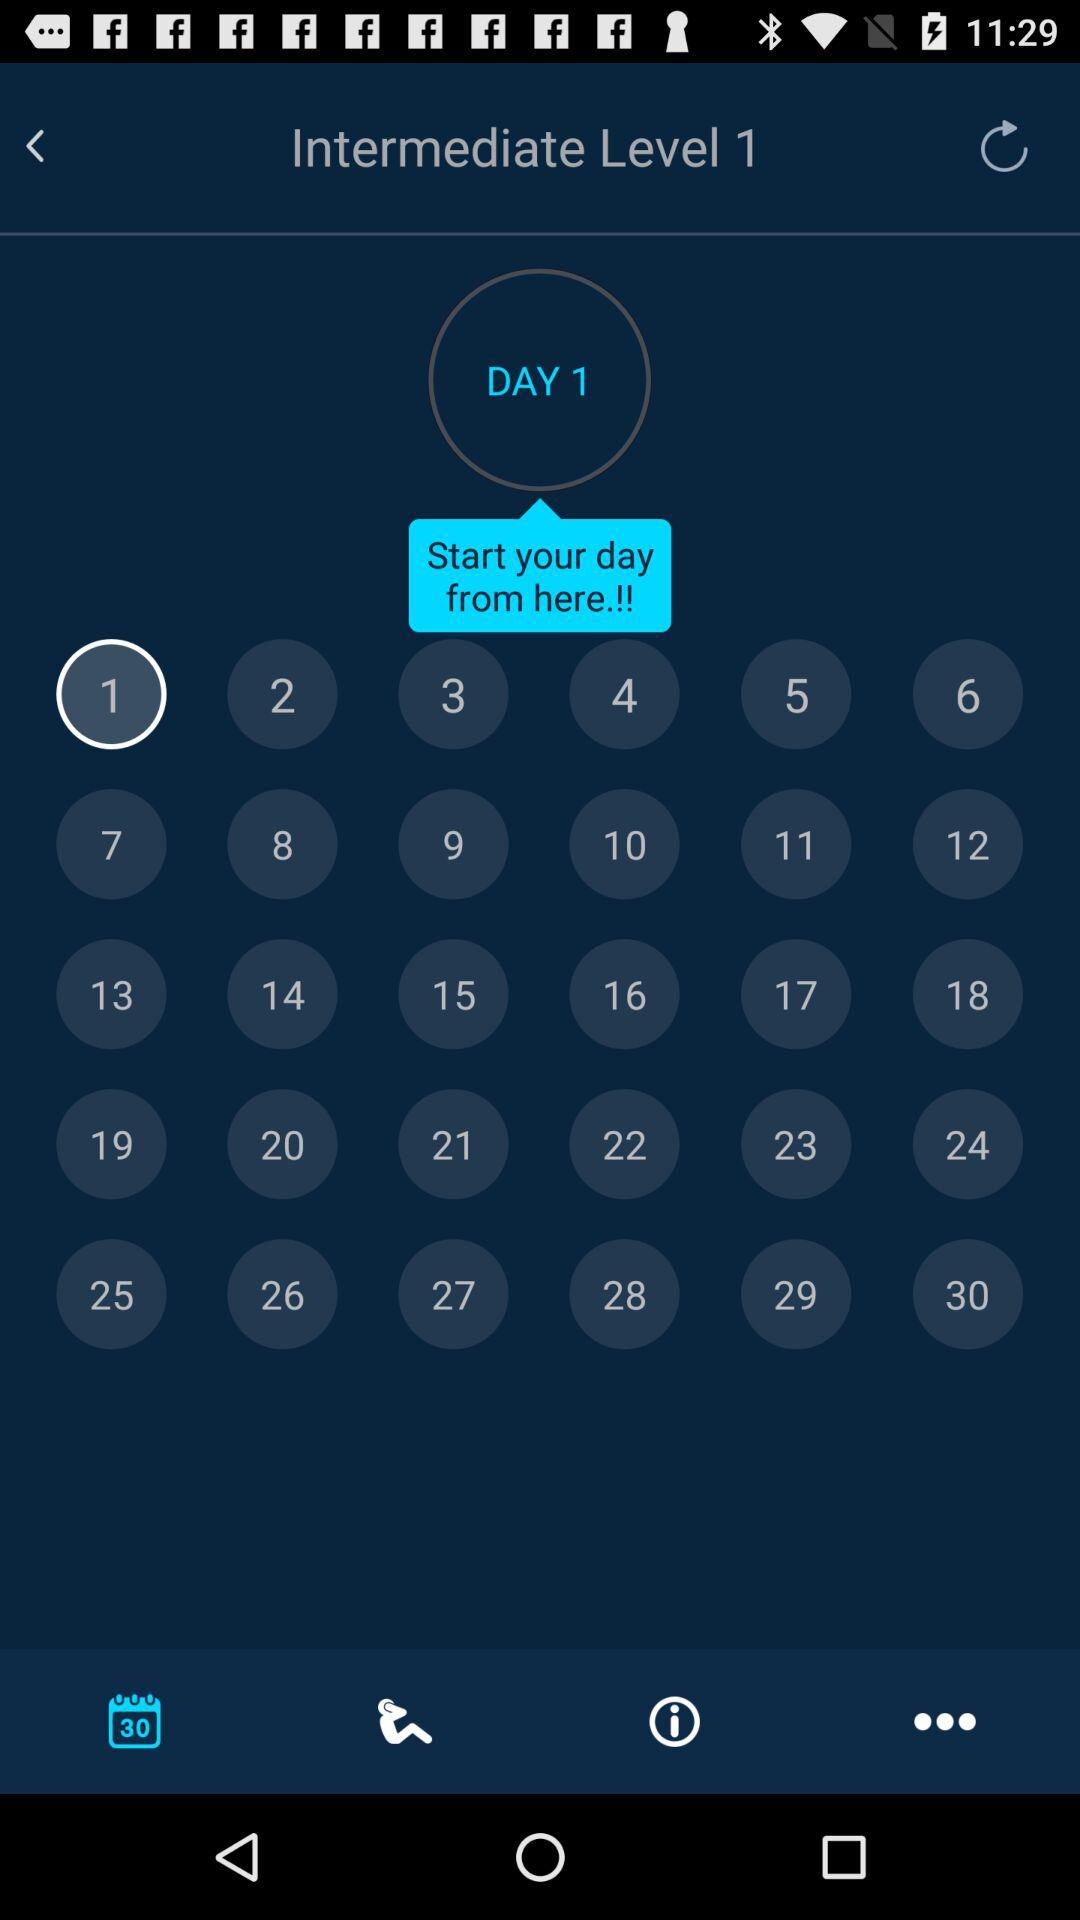 The image size is (1080, 1920). Describe the element at coordinates (58, 155) in the screenshot. I see `the arrow_backward icon` at that location.